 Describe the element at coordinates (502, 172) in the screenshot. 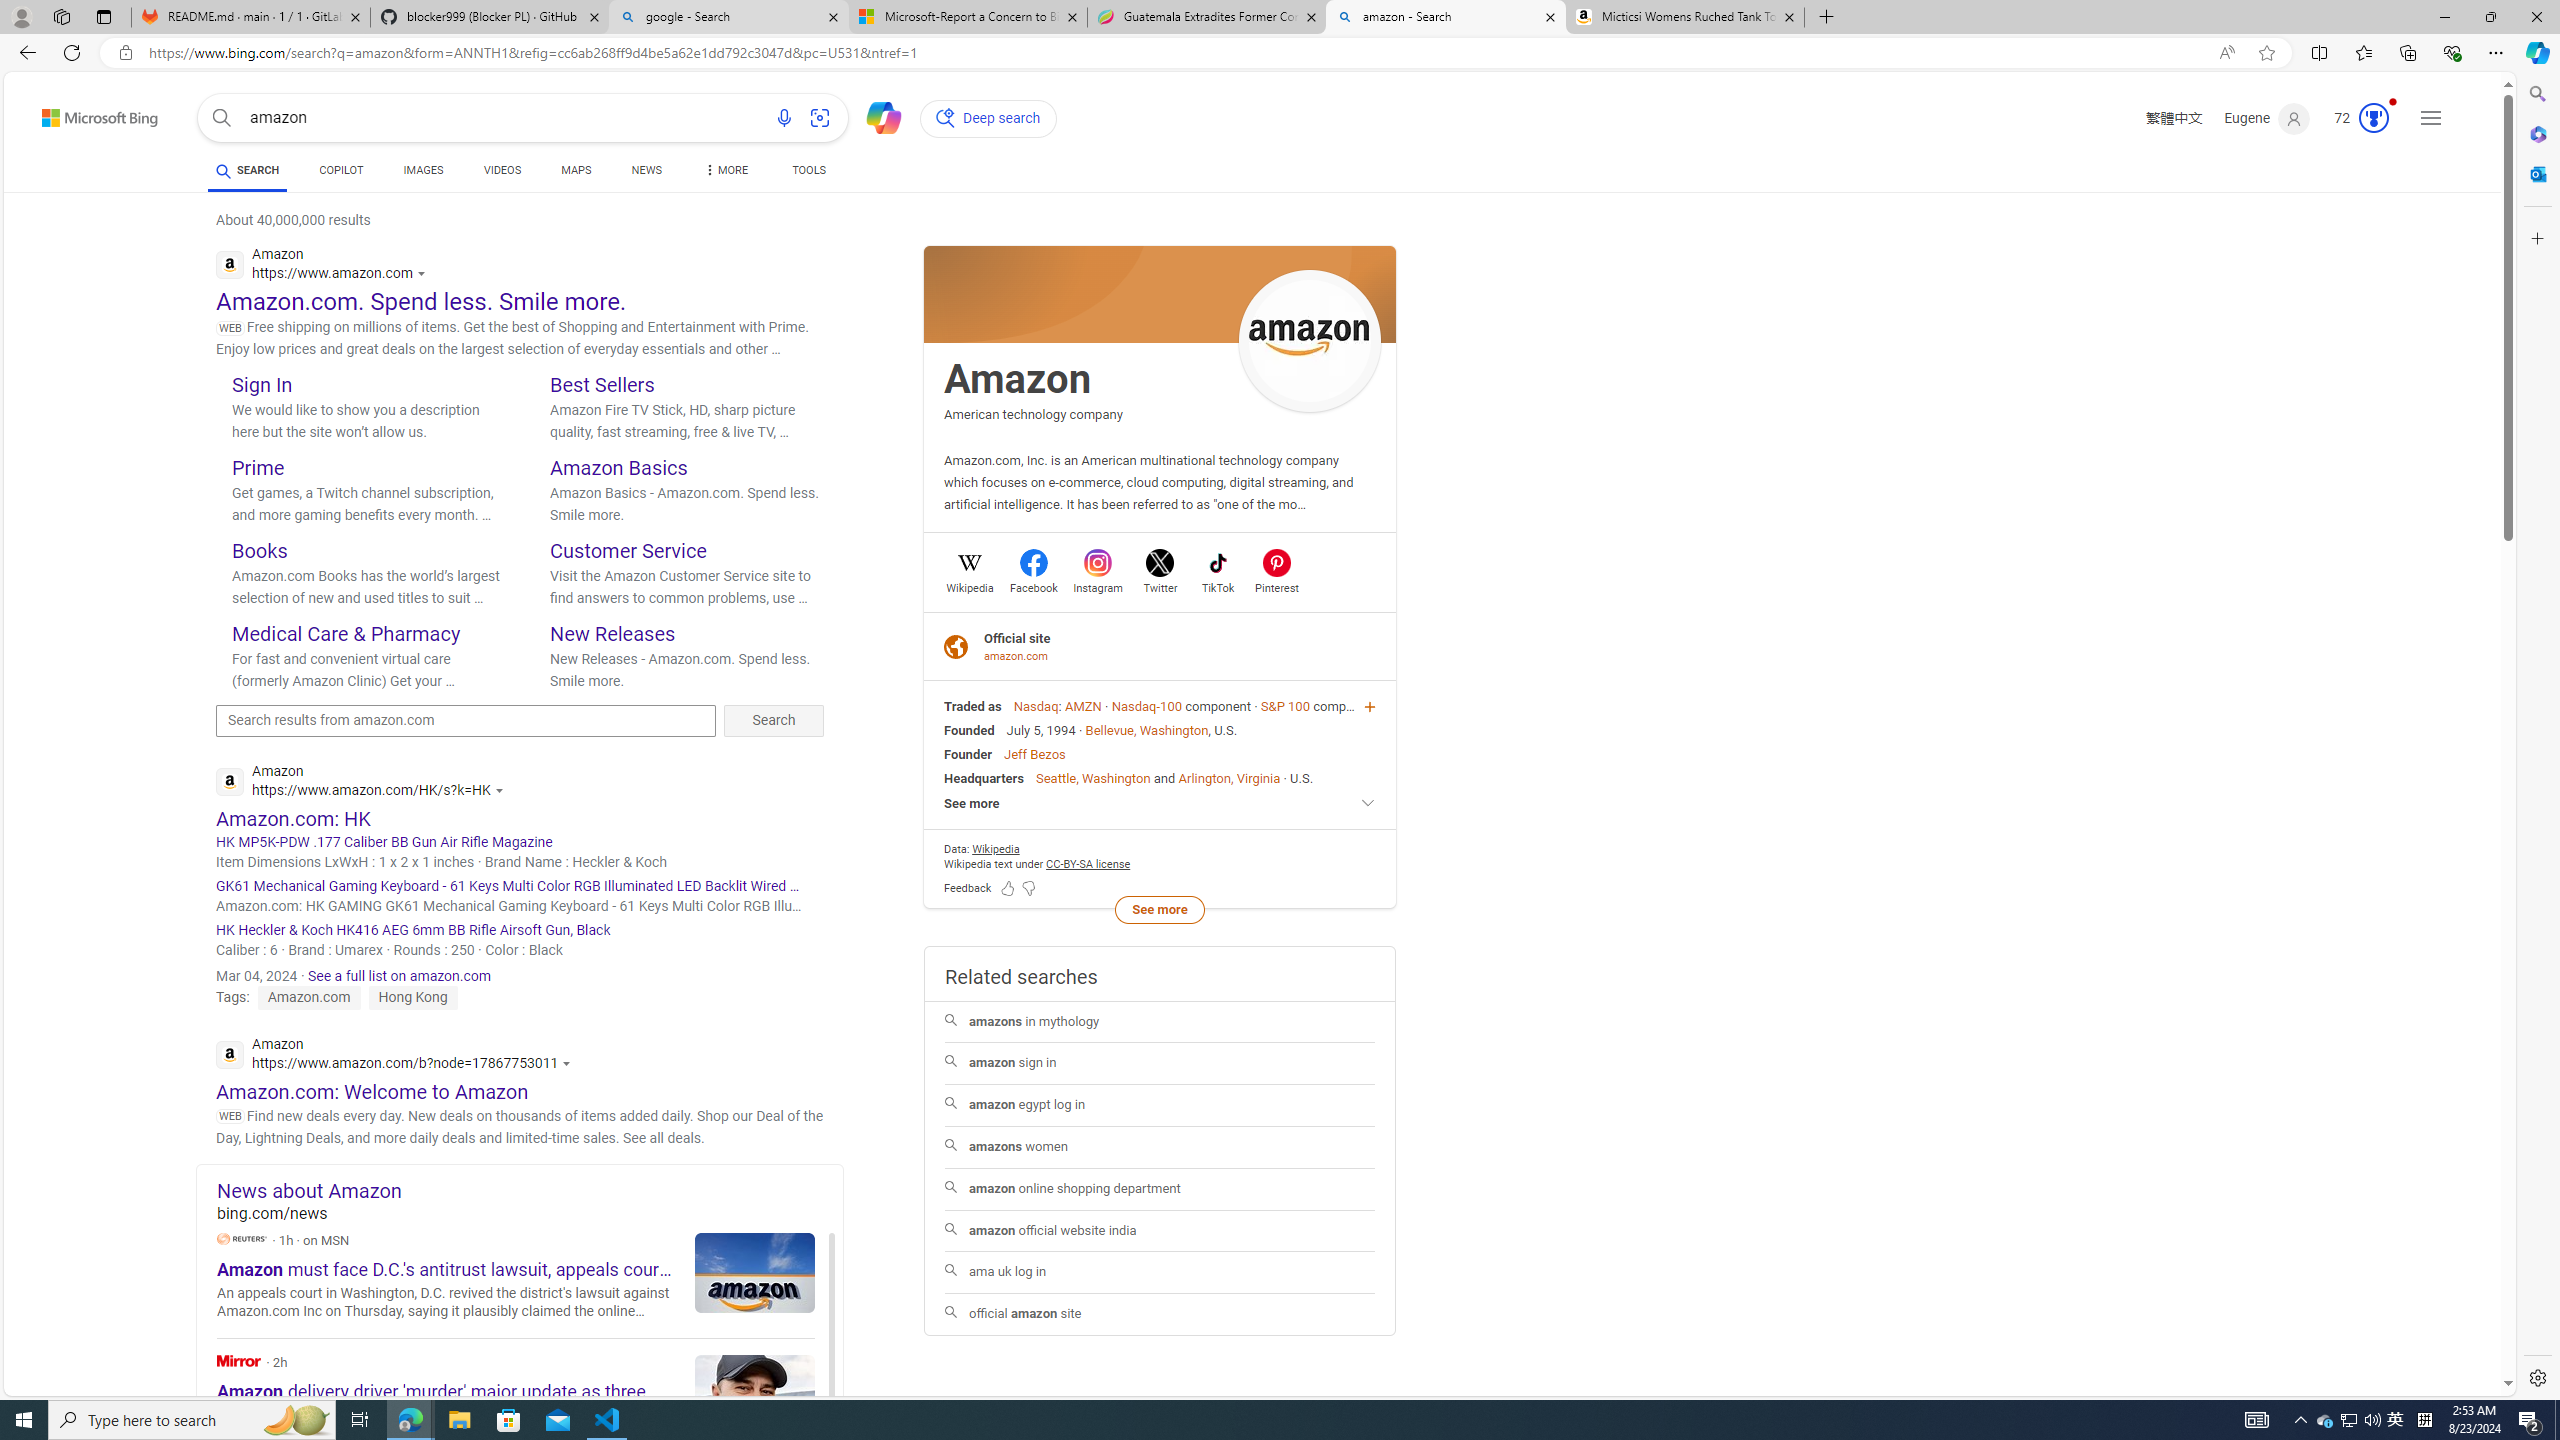

I see `'VIDEOS'` at that location.